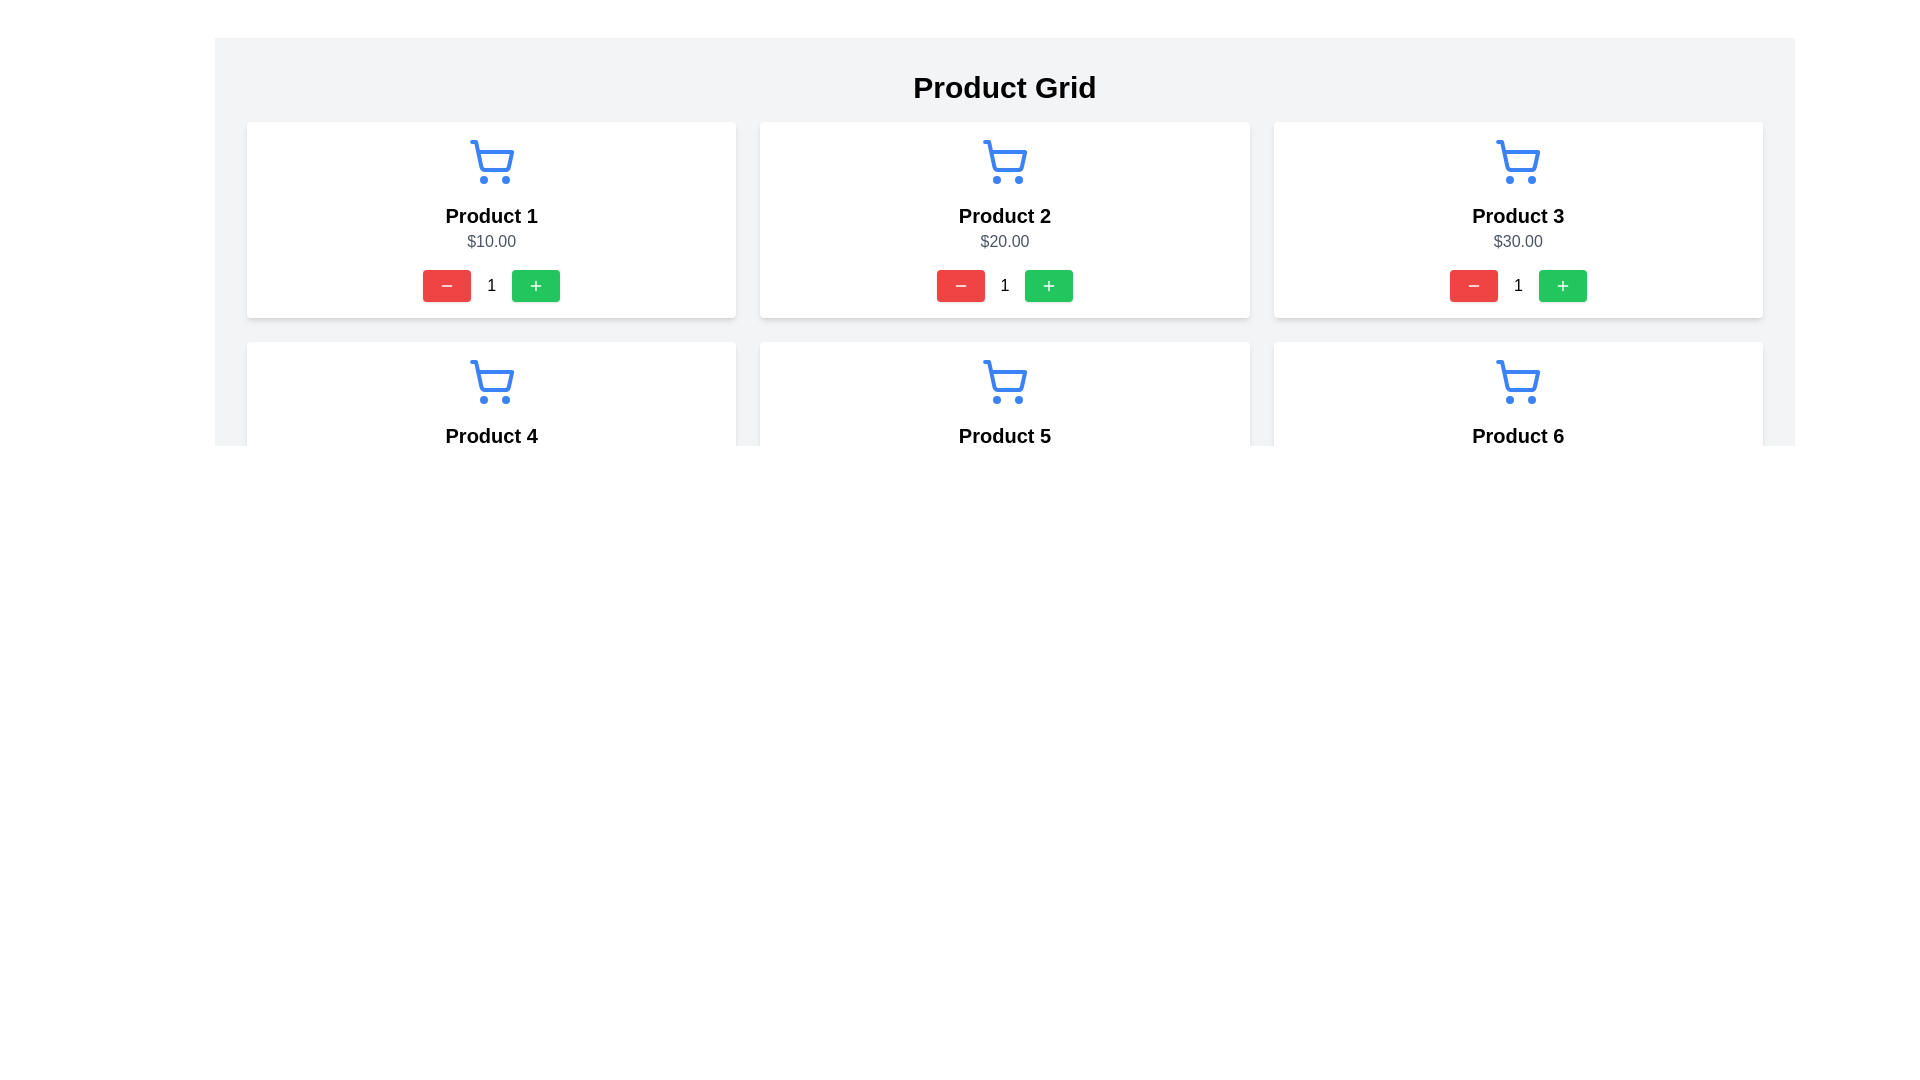  I want to click on the numeric text label '1' in bold font style, located centrally within the numeric stepper control for 'Product 2', positioned beneath the price '$20.00', so click(1004, 285).